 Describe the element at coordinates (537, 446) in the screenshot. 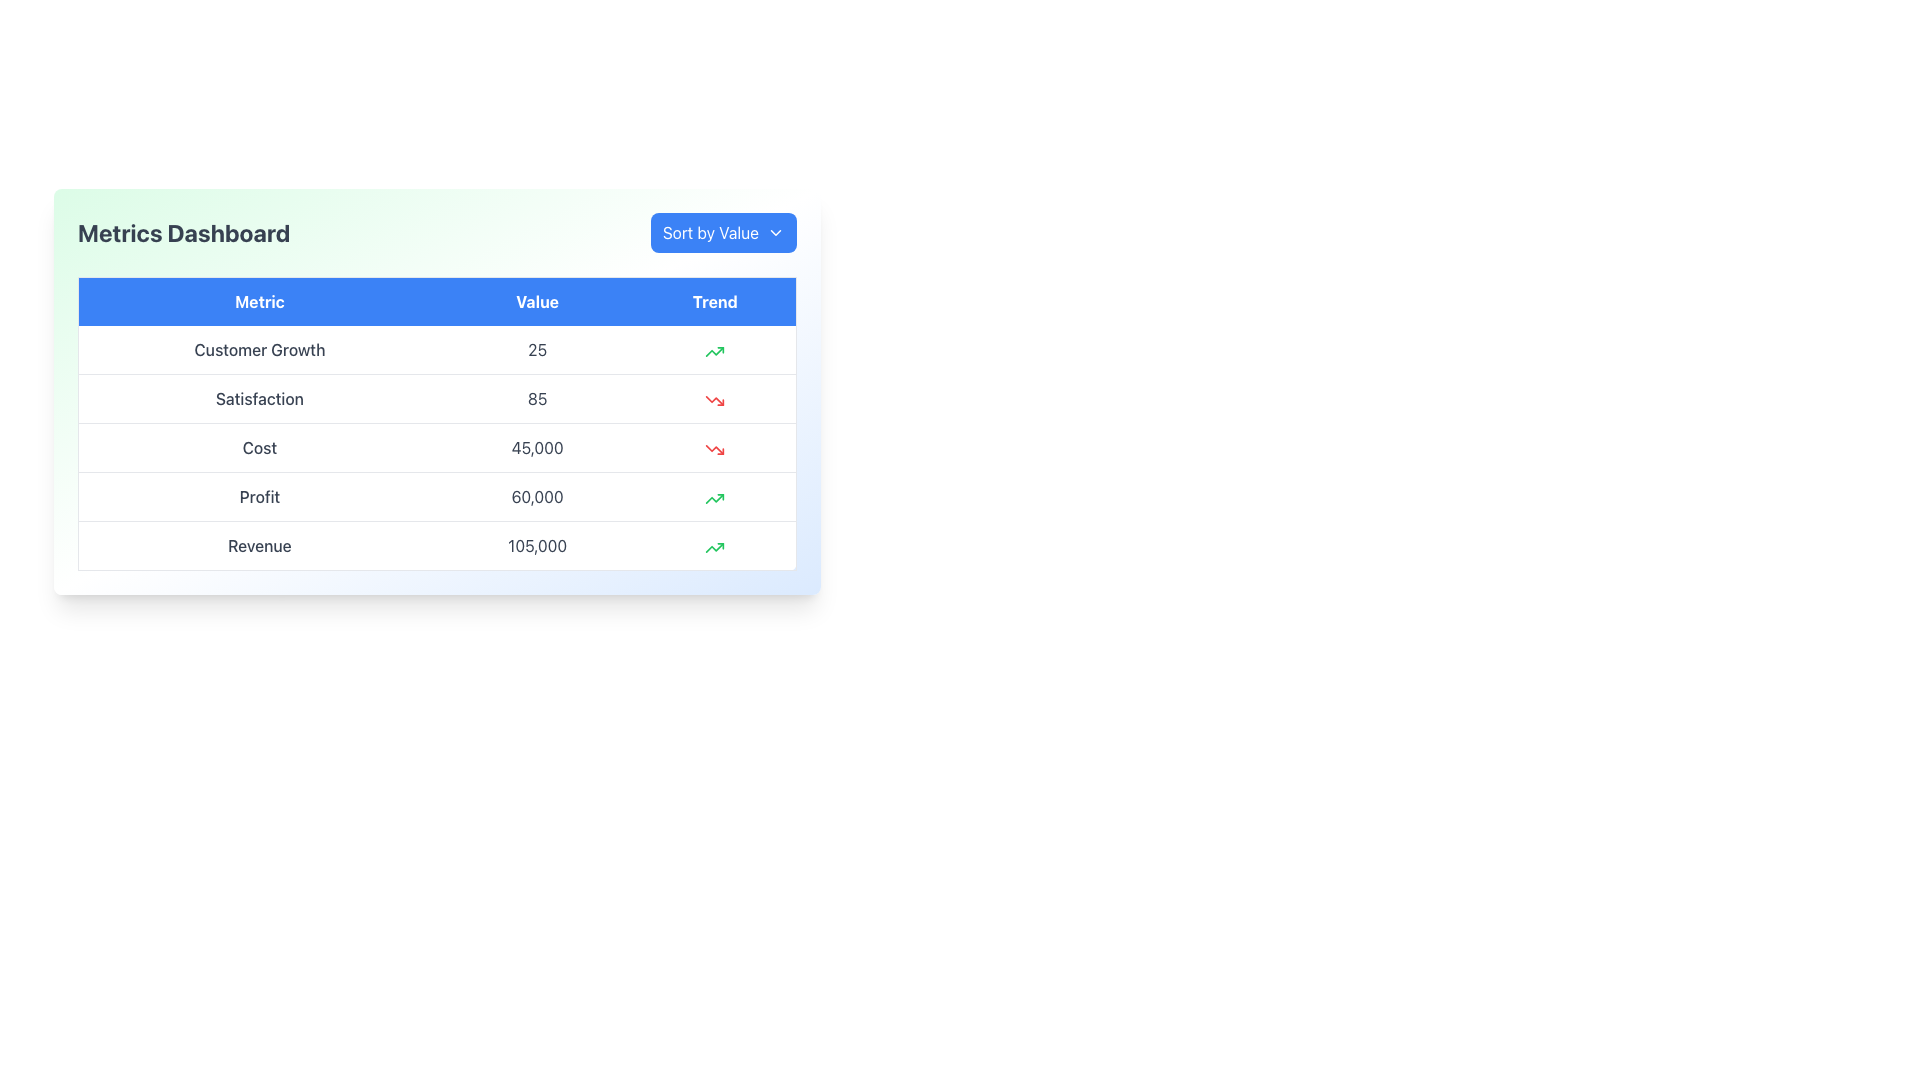

I see `the centered numerical display showing '45,000' in the 'Cost' row of the 'Metrics Dashboard' table` at that location.